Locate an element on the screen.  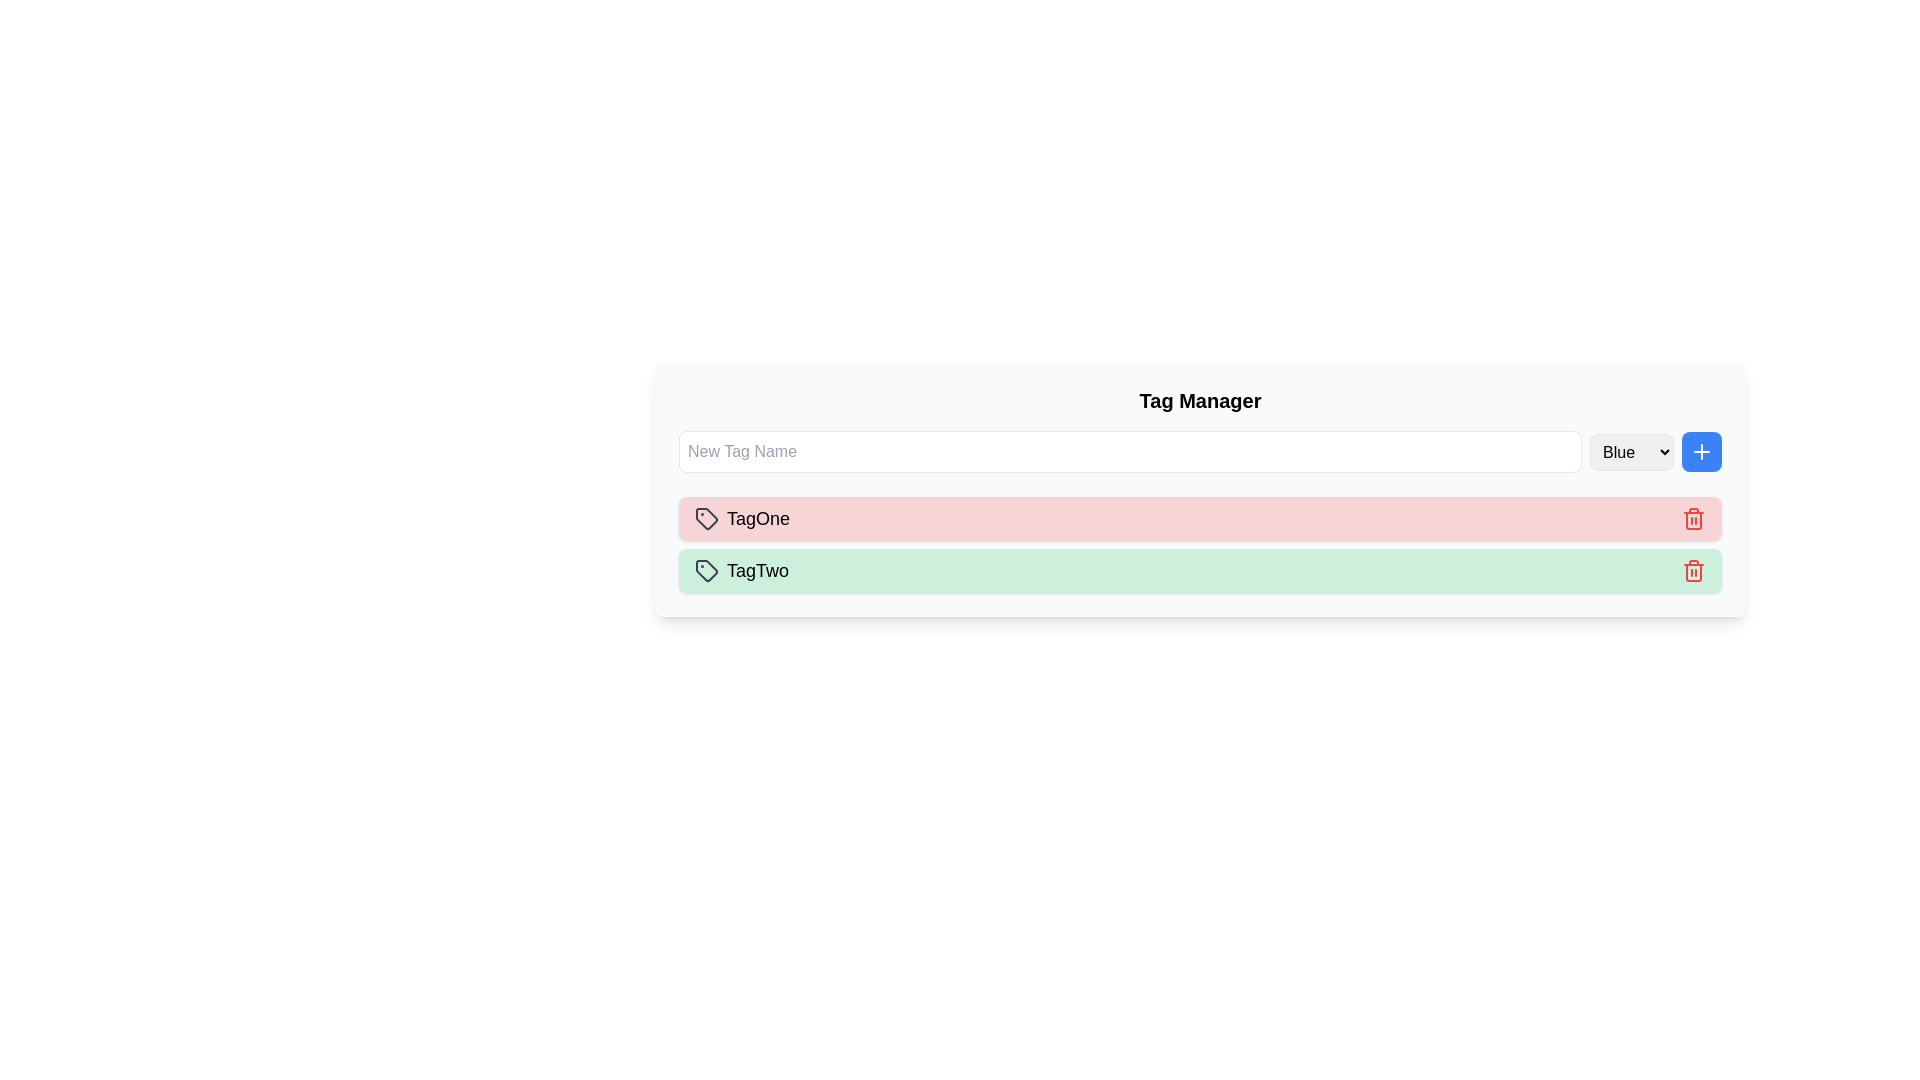
the 'TagTwo' label with icon, which displays the text 'TagTwo' and is styled with a bold font on a green background is located at coordinates (741, 570).